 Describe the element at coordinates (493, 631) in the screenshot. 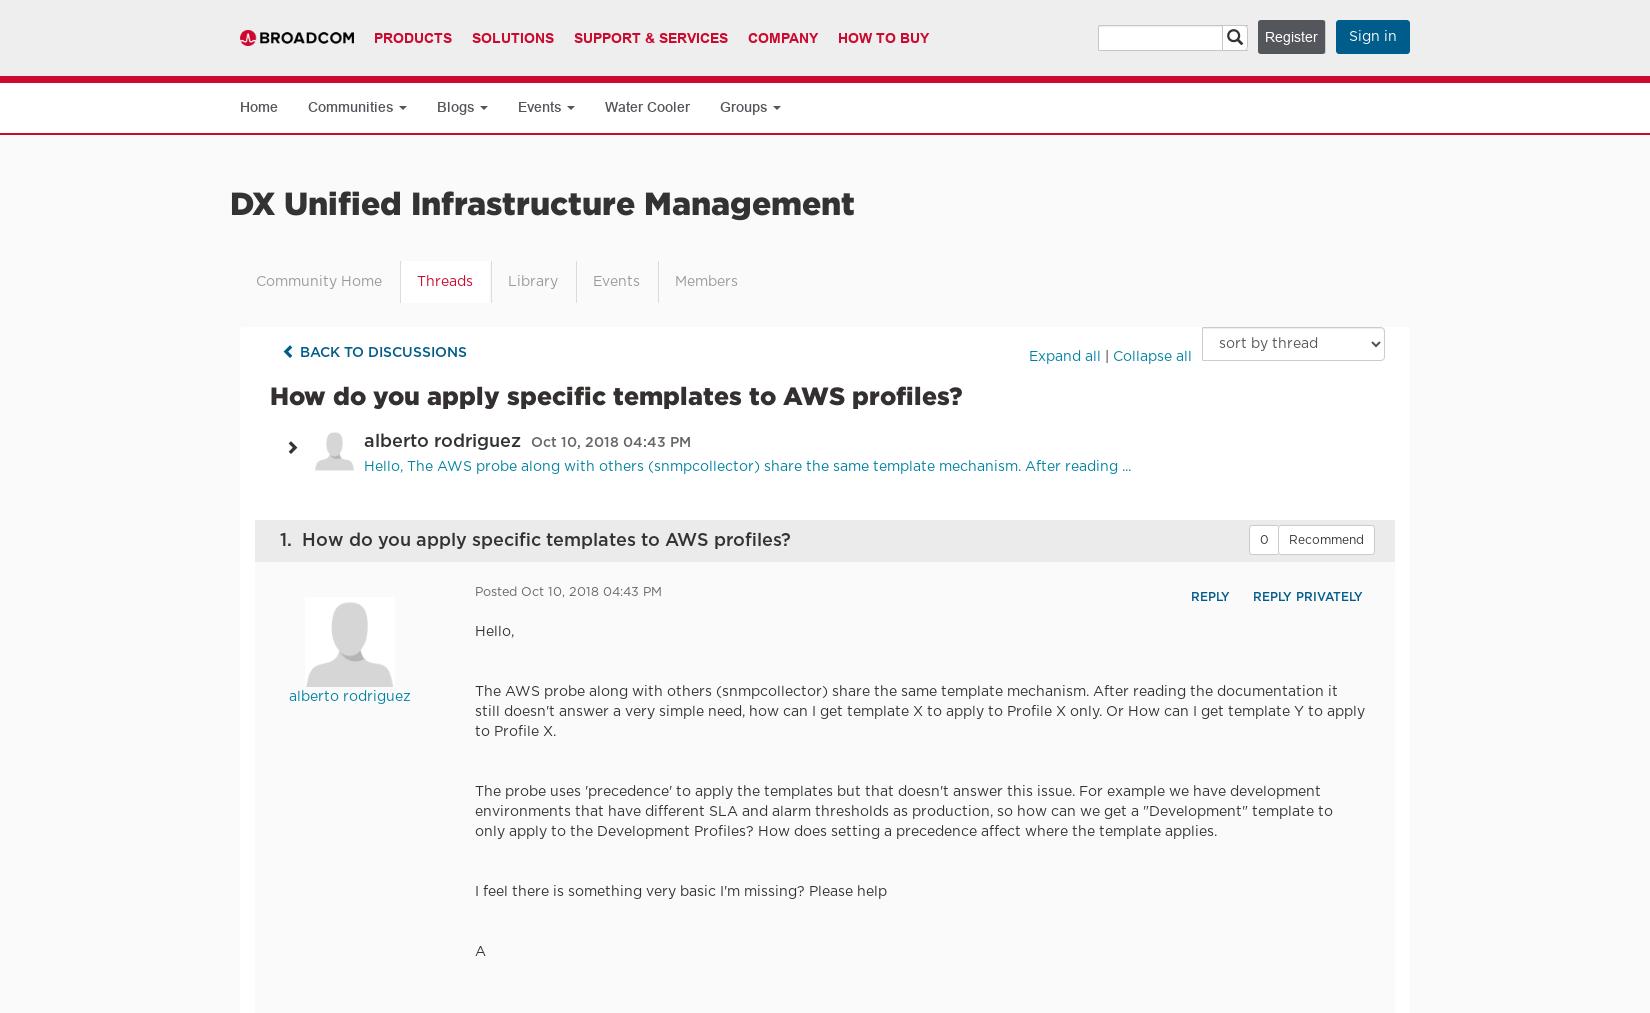

I see `'Hello,'` at that location.